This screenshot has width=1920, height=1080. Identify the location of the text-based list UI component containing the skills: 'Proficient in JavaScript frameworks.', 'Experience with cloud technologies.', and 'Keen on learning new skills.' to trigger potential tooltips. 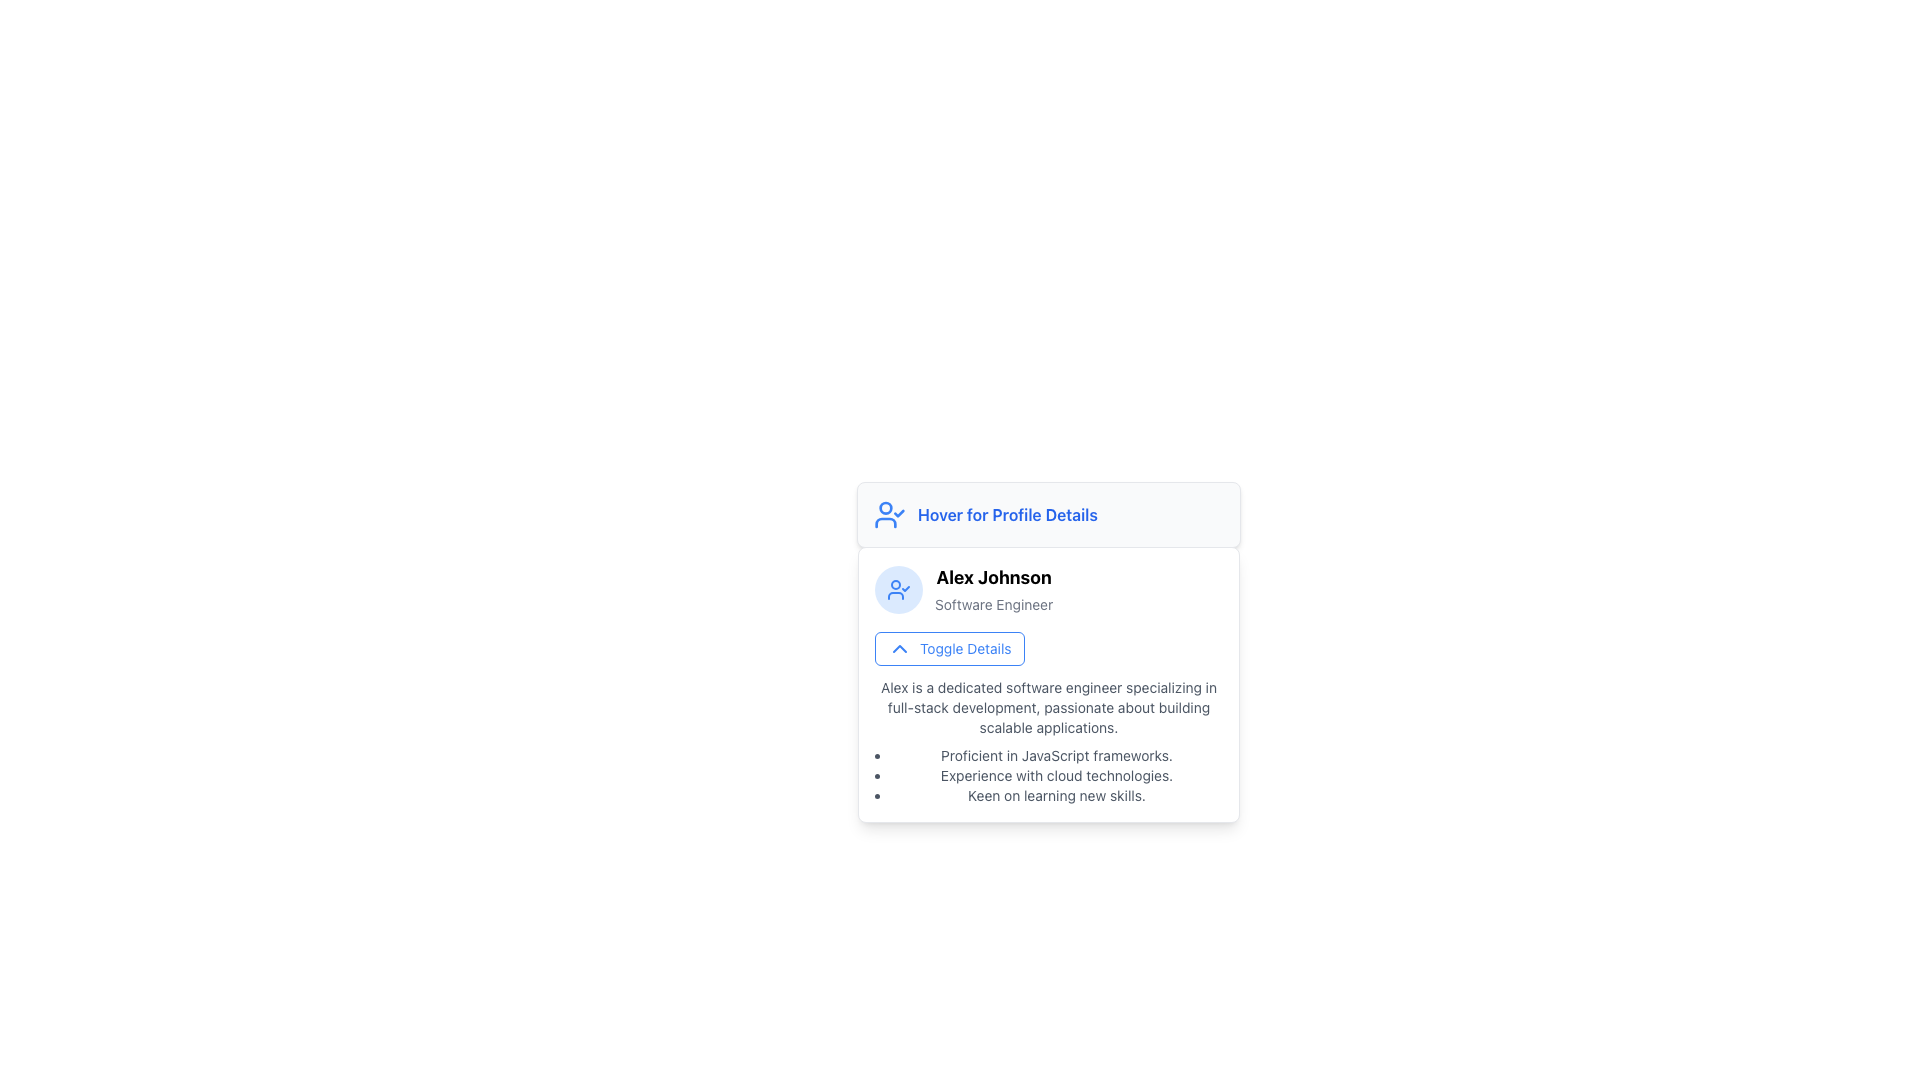
(1055, 774).